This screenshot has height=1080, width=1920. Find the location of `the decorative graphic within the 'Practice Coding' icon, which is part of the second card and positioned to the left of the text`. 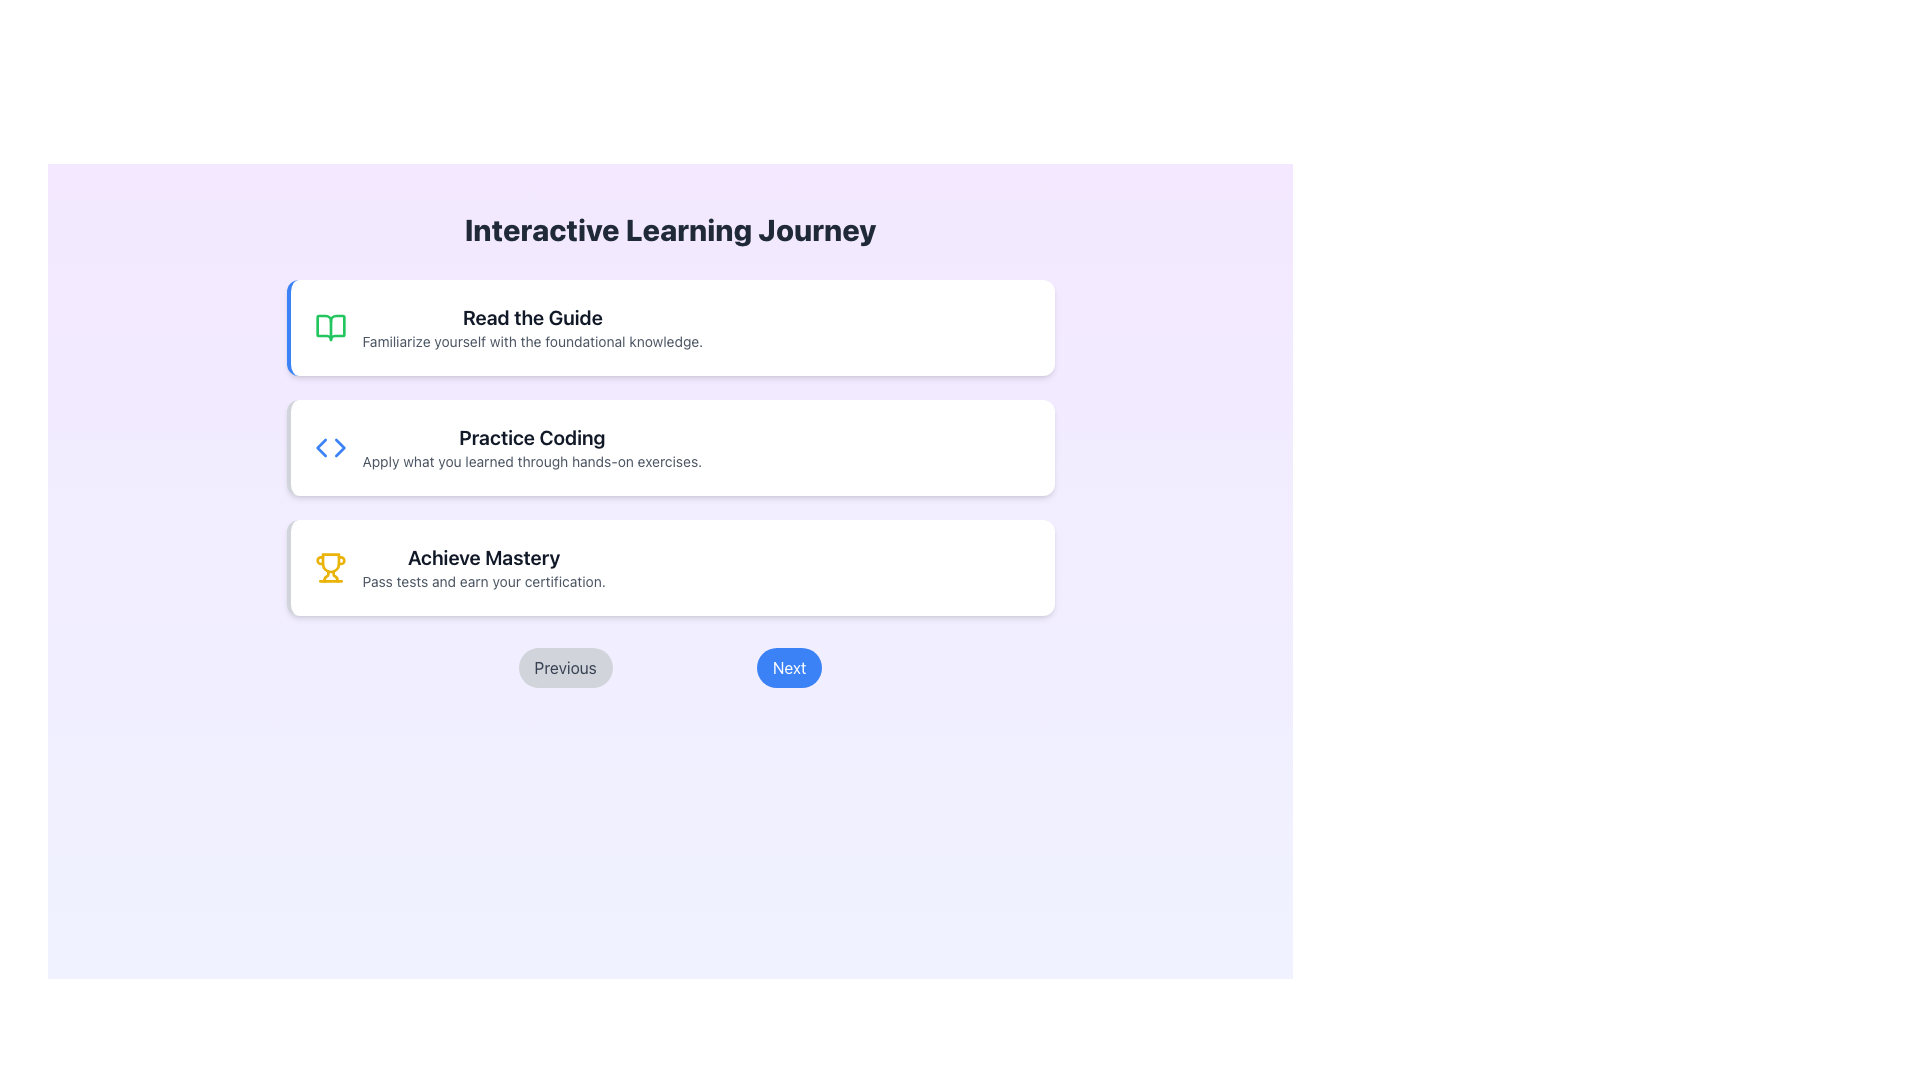

the decorative graphic within the 'Practice Coding' icon, which is part of the second card and positioned to the left of the text is located at coordinates (339, 446).